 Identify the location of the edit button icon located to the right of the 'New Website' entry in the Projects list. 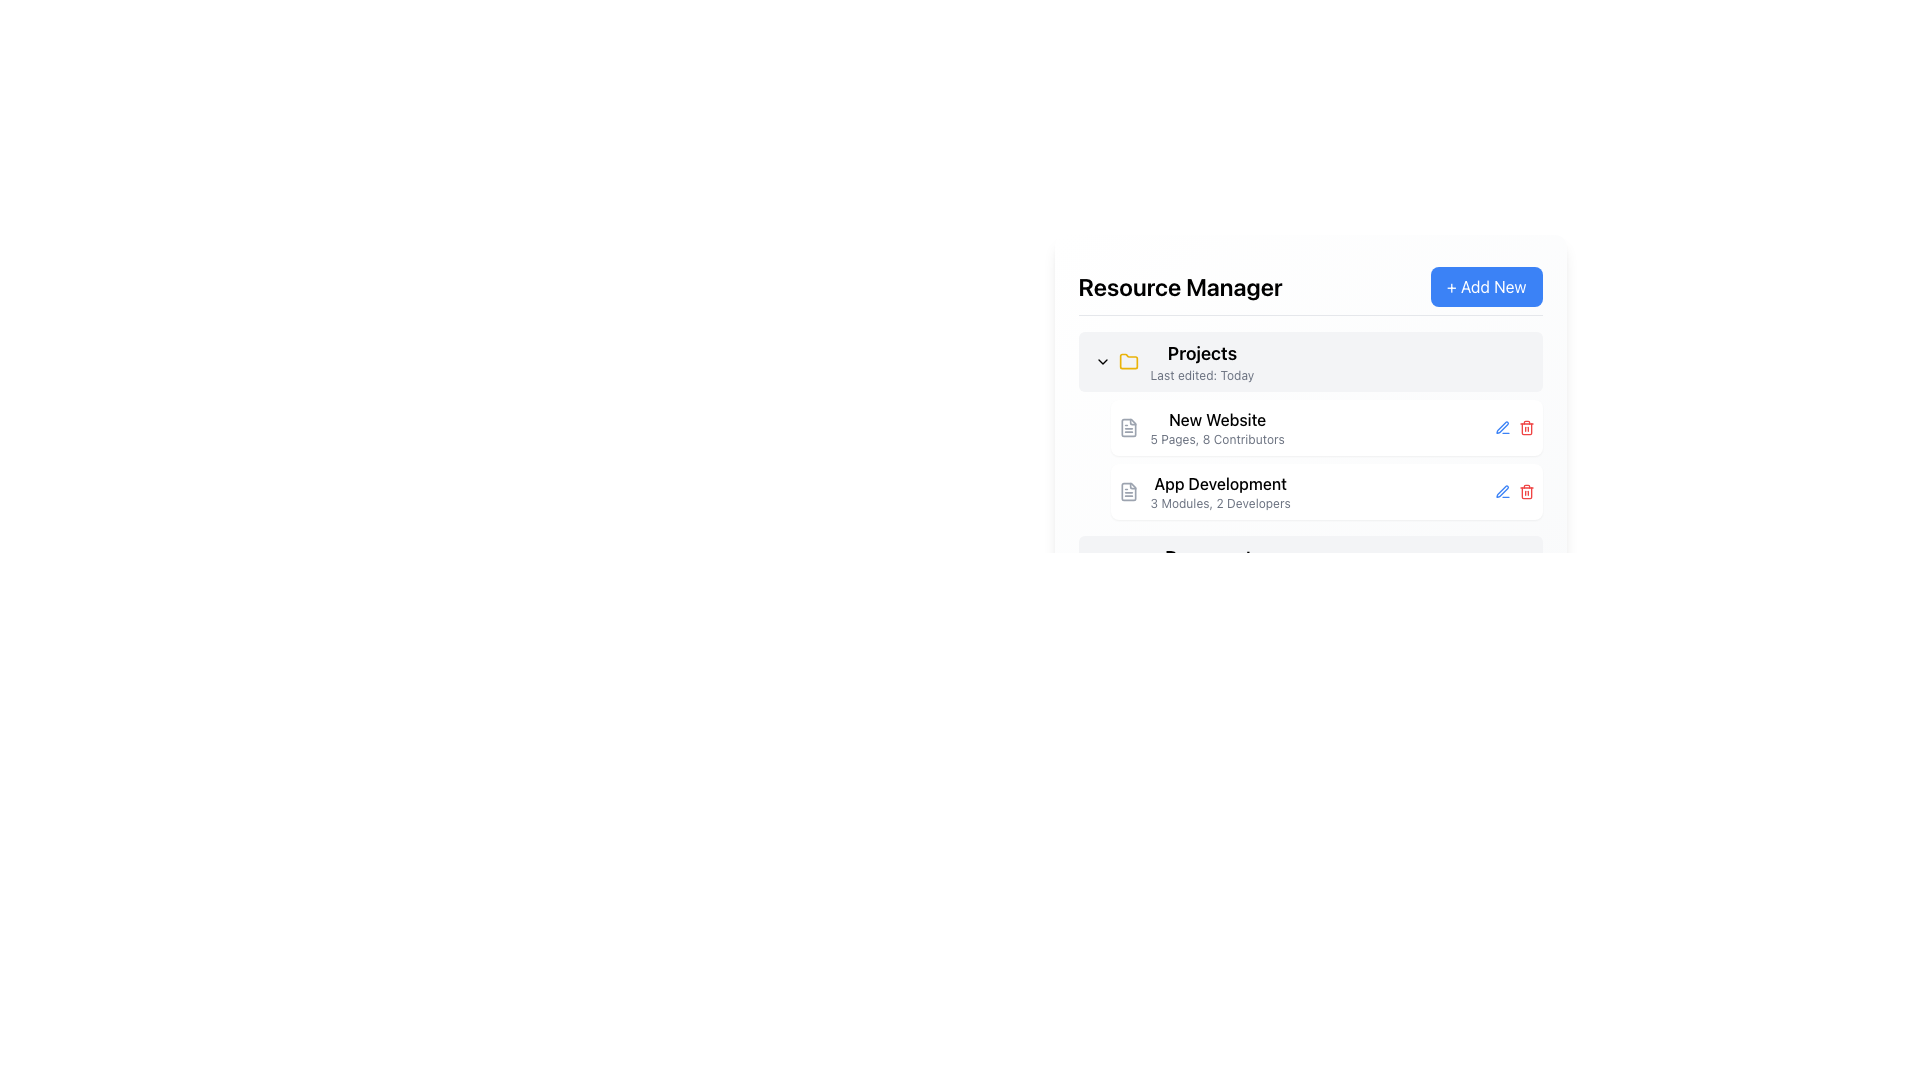
(1502, 427).